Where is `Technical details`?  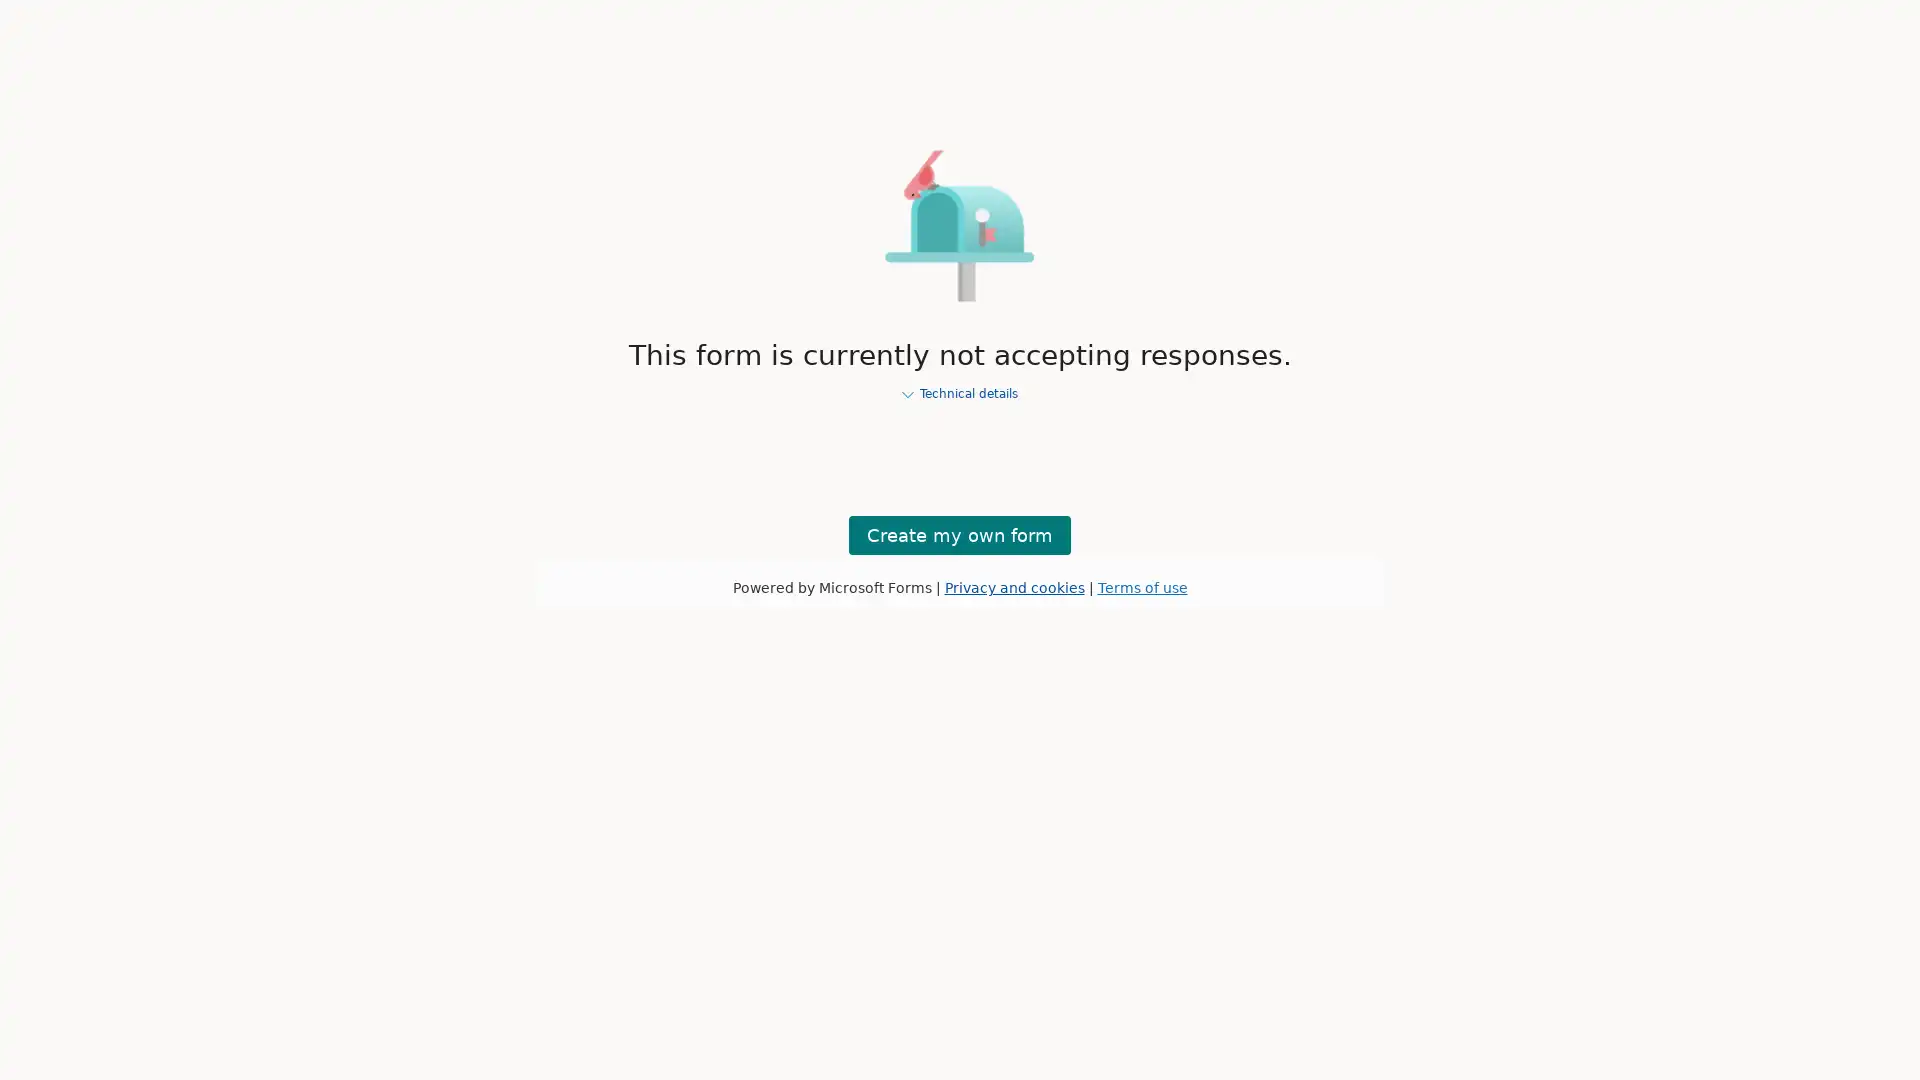
Technical details is located at coordinates (960, 394).